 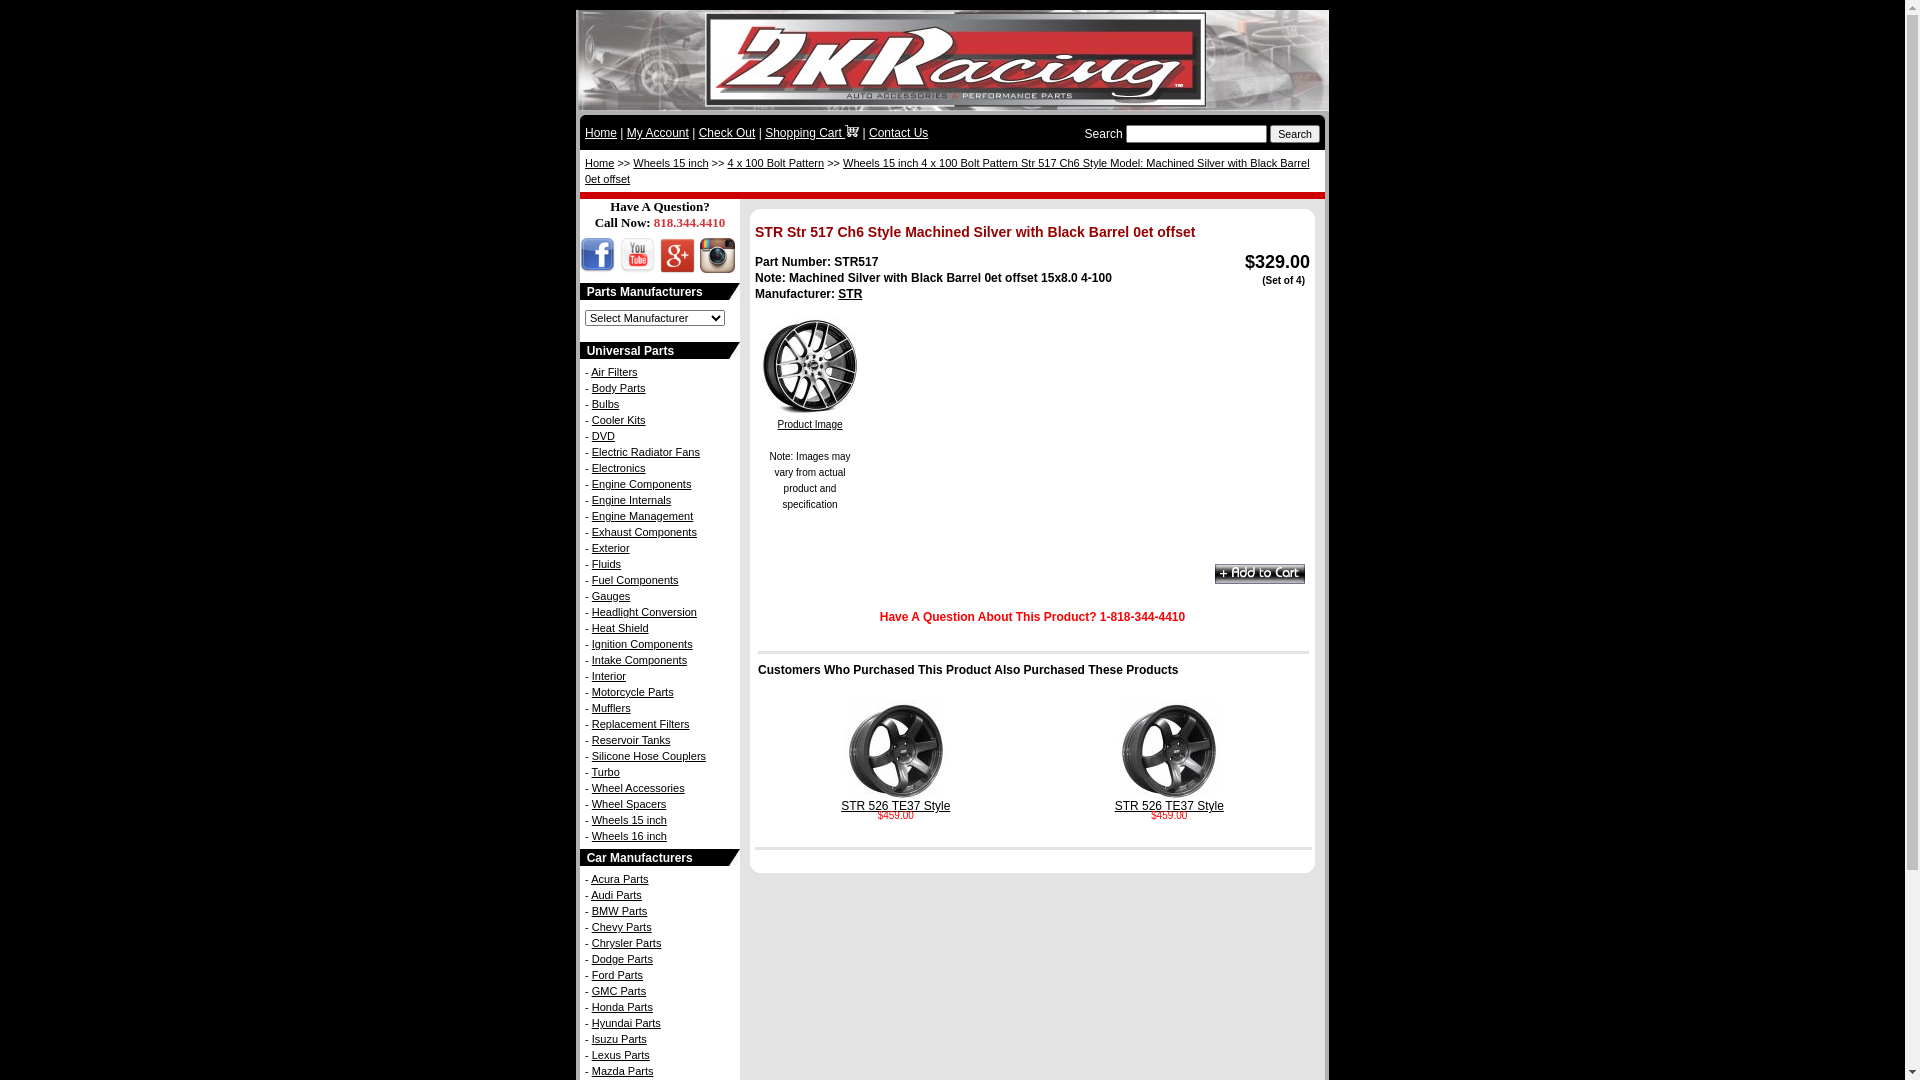 I want to click on 'Mufflers', so click(x=610, y=707).